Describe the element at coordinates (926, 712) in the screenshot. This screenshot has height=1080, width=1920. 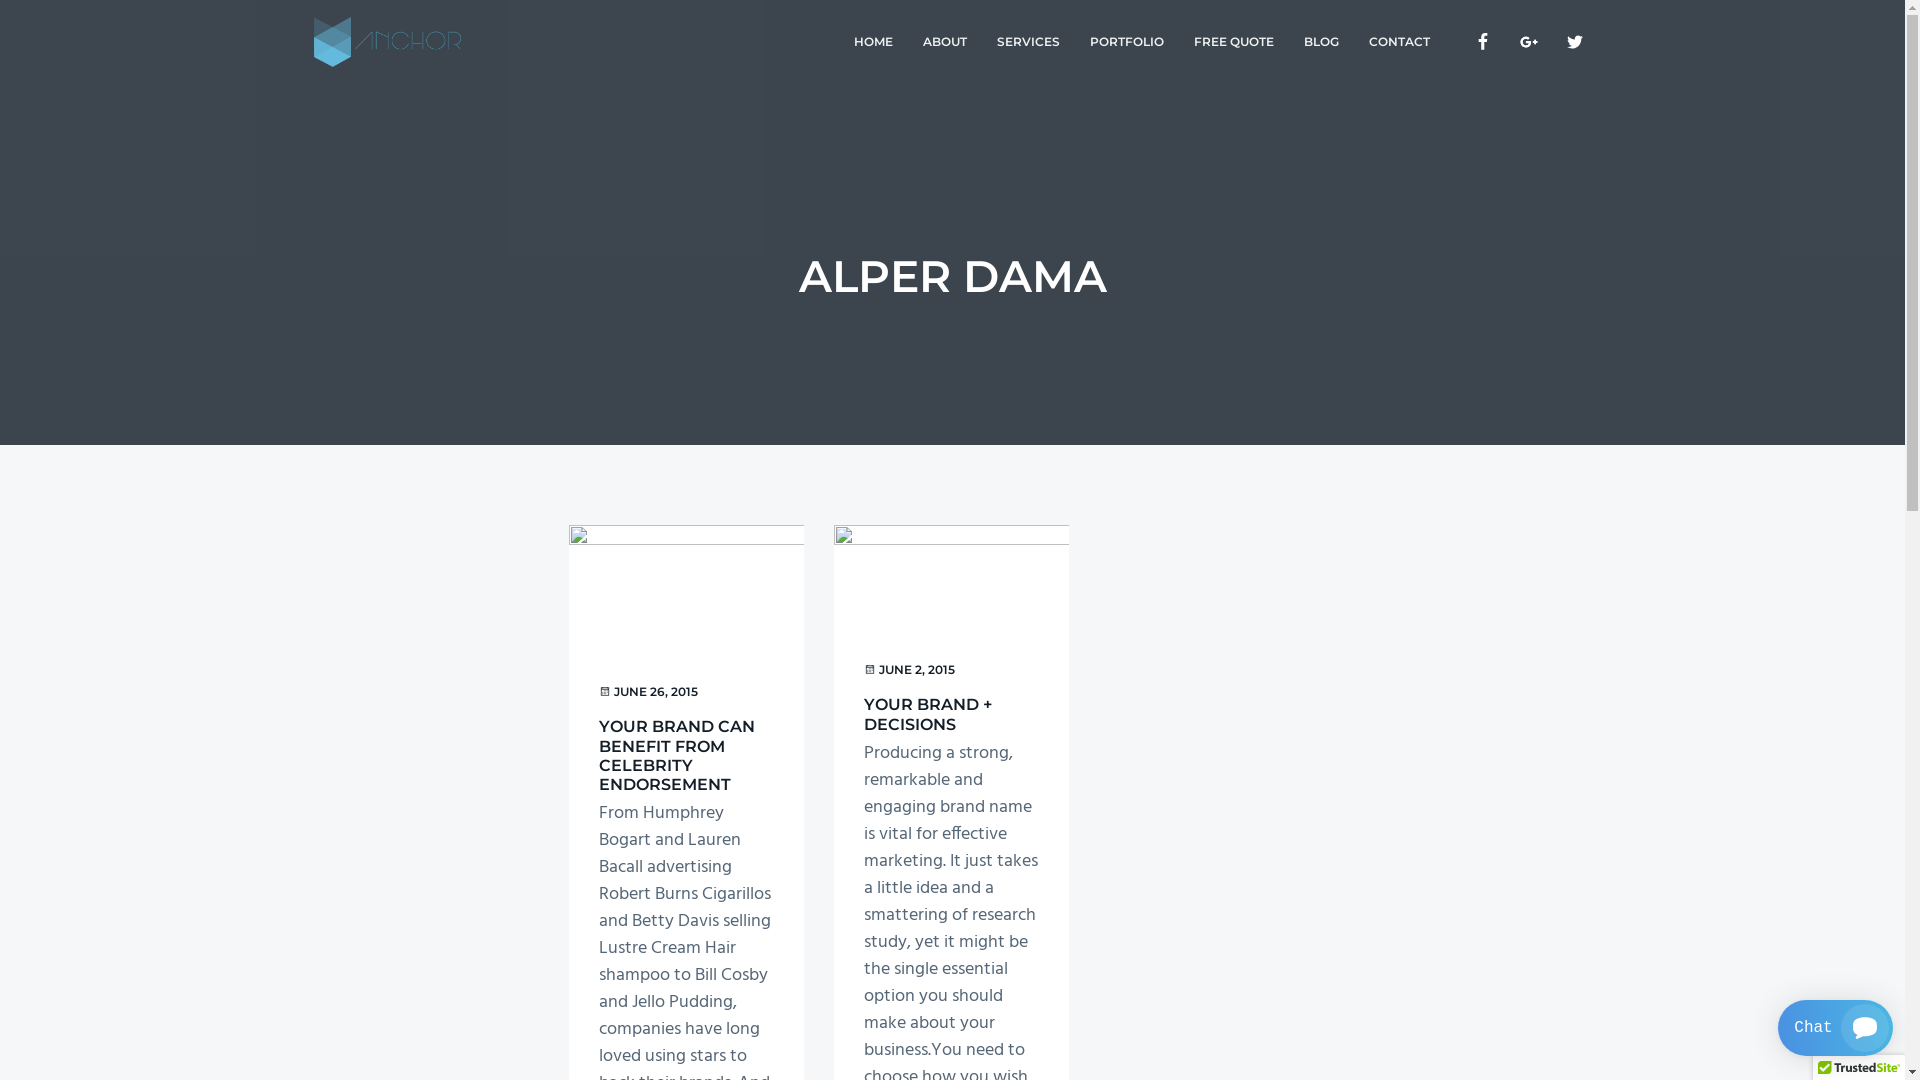
I see `'YOUR BRAND + DECISIONS'` at that location.